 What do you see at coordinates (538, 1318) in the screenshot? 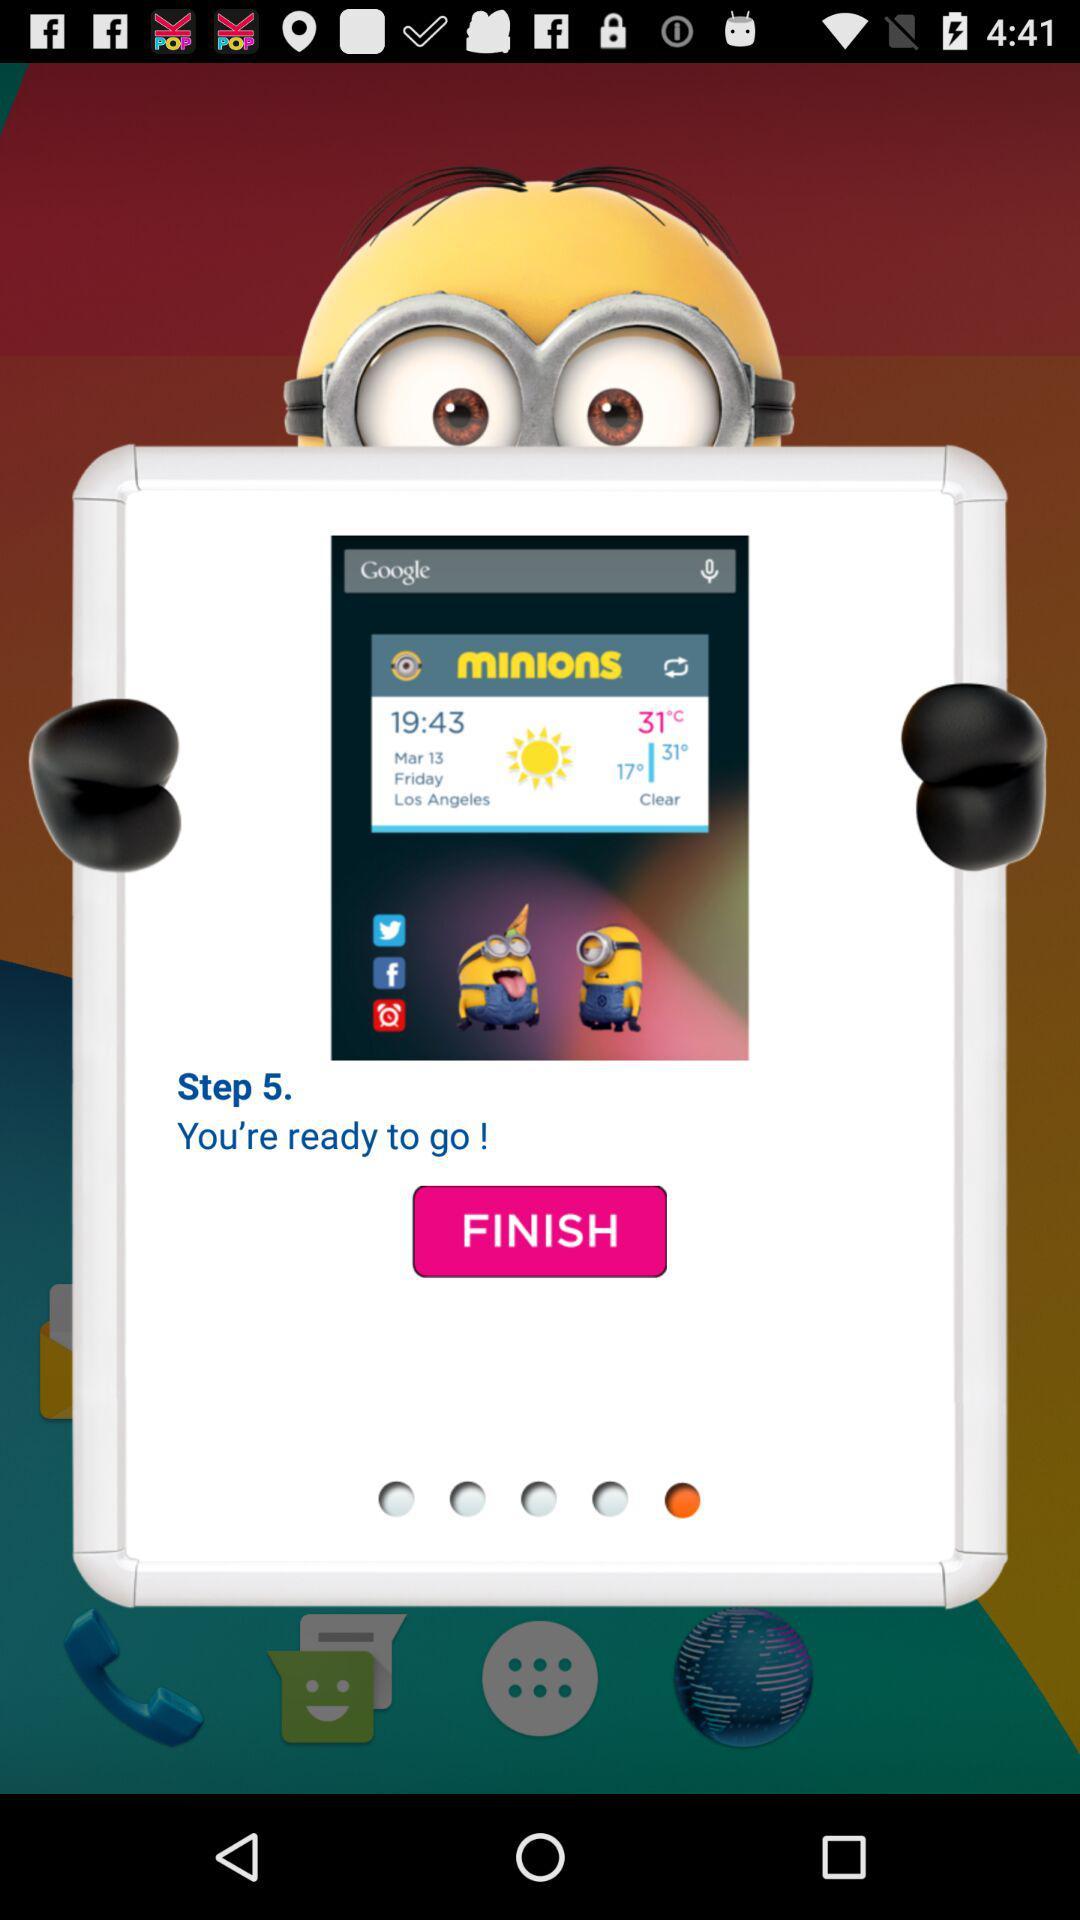
I see `the date_range icon` at bounding box center [538, 1318].